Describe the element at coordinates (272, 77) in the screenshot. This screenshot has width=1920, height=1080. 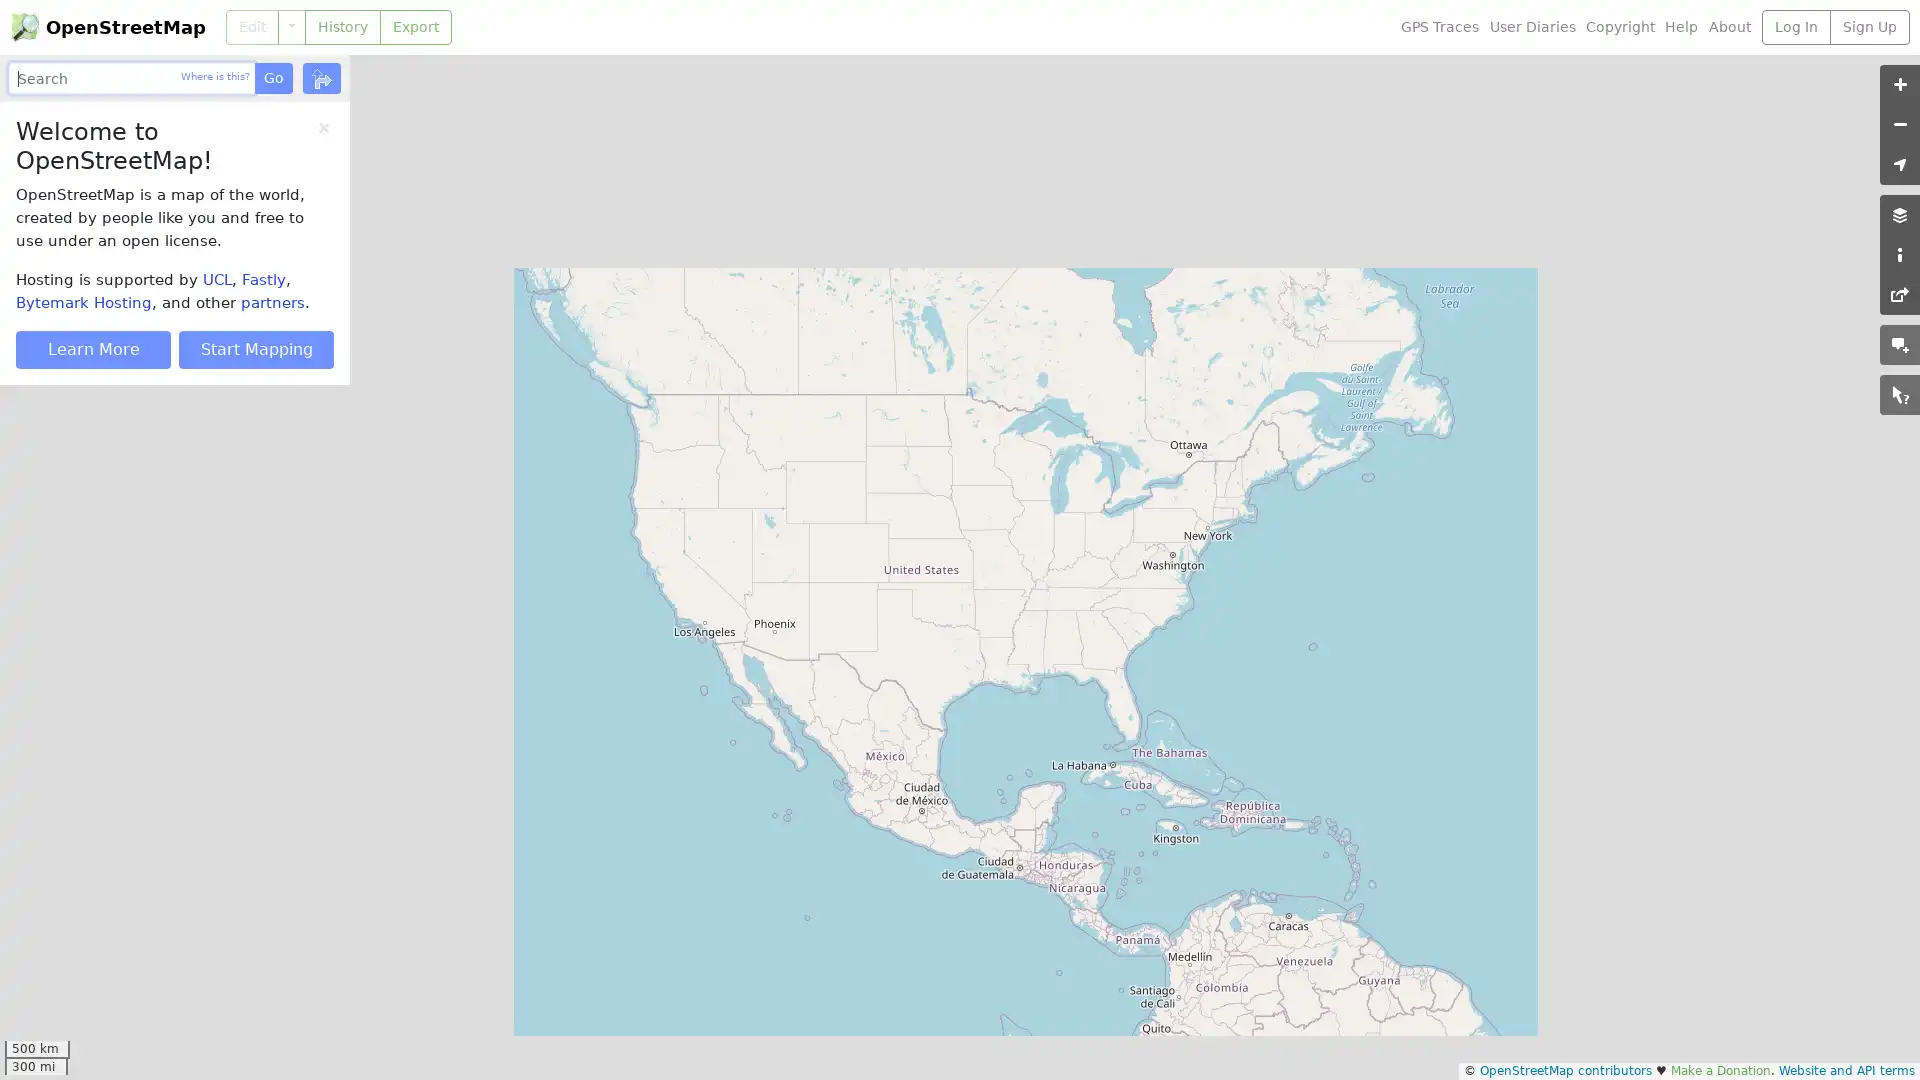
I see `Go` at that location.